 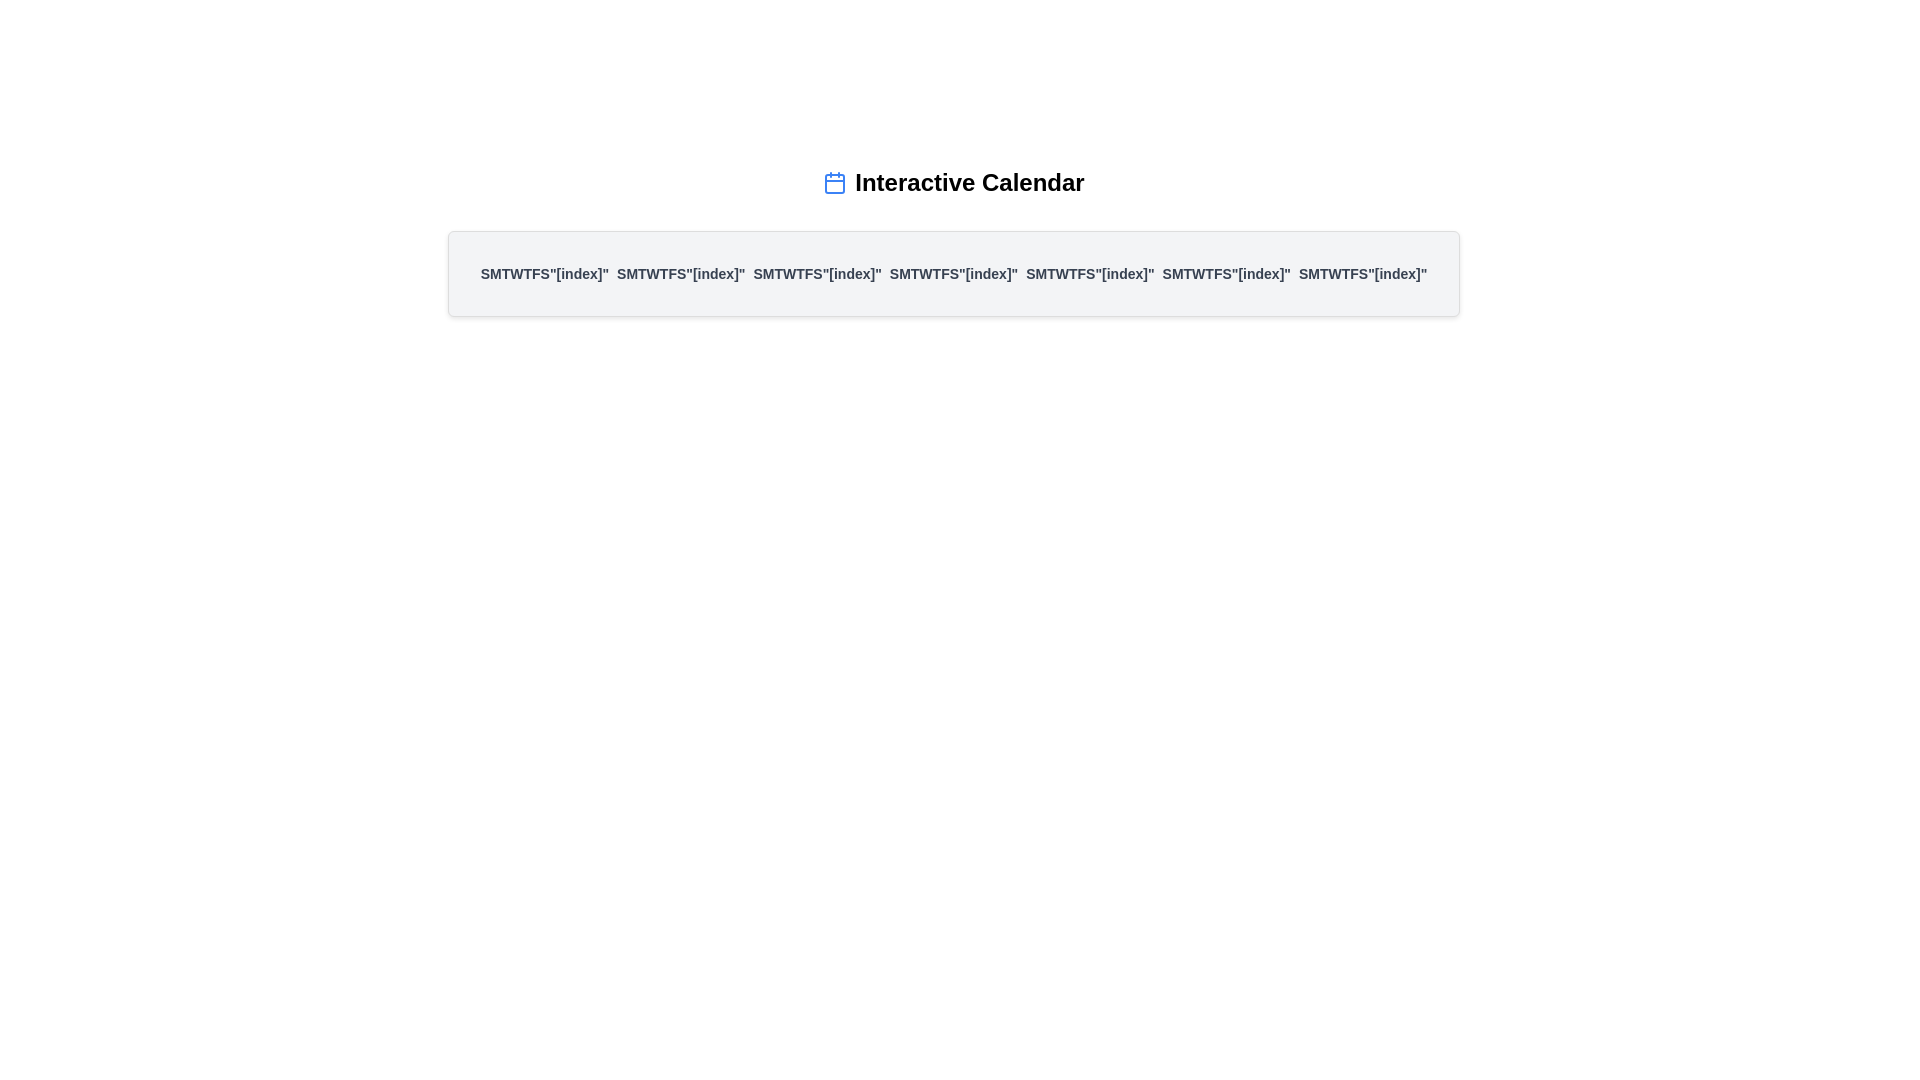 What do you see at coordinates (1225, 273) in the screenshot?
I see `the sixth text label in the grid labeled 'SMTWTFS[5]', which is styled with a gray font color and centered alignment` at bounding box center [1225, 273].